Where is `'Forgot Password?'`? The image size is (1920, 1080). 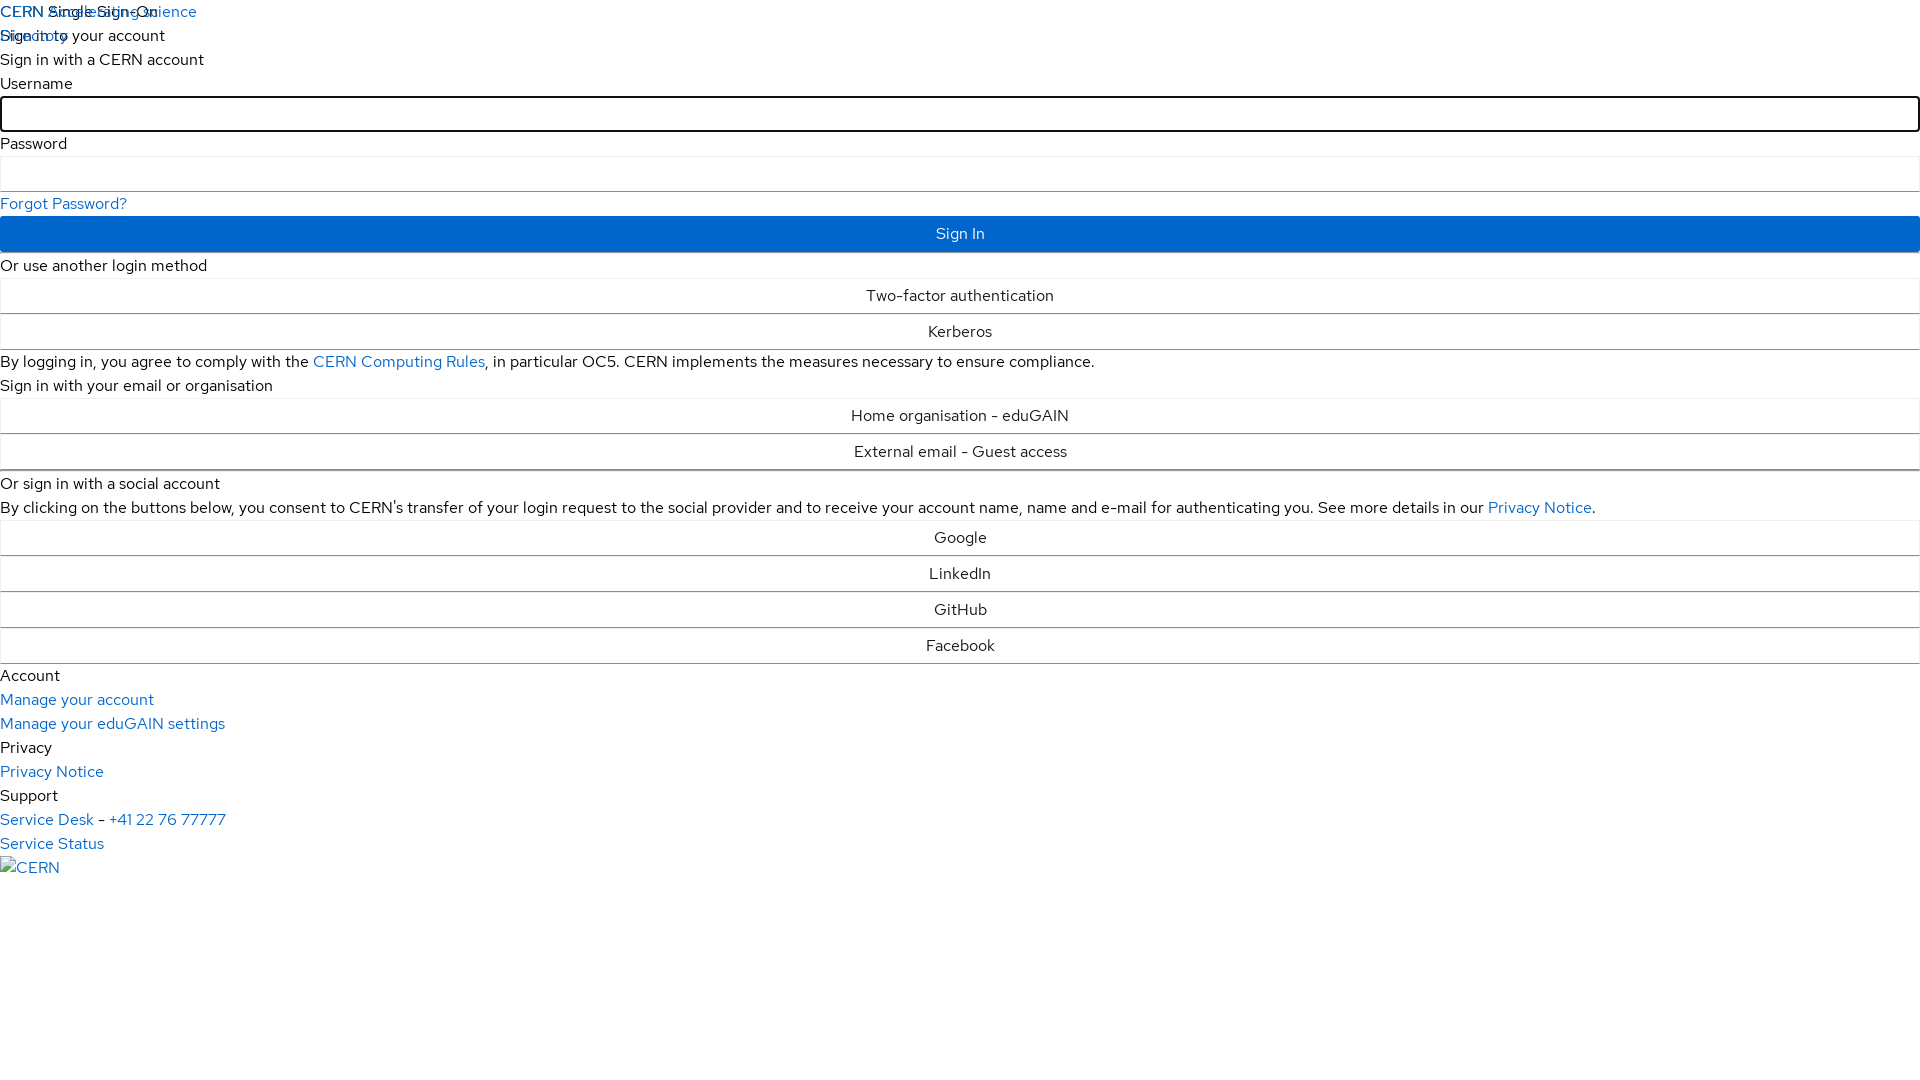
'Forgot Password?' is located at coordinates (63, 203).